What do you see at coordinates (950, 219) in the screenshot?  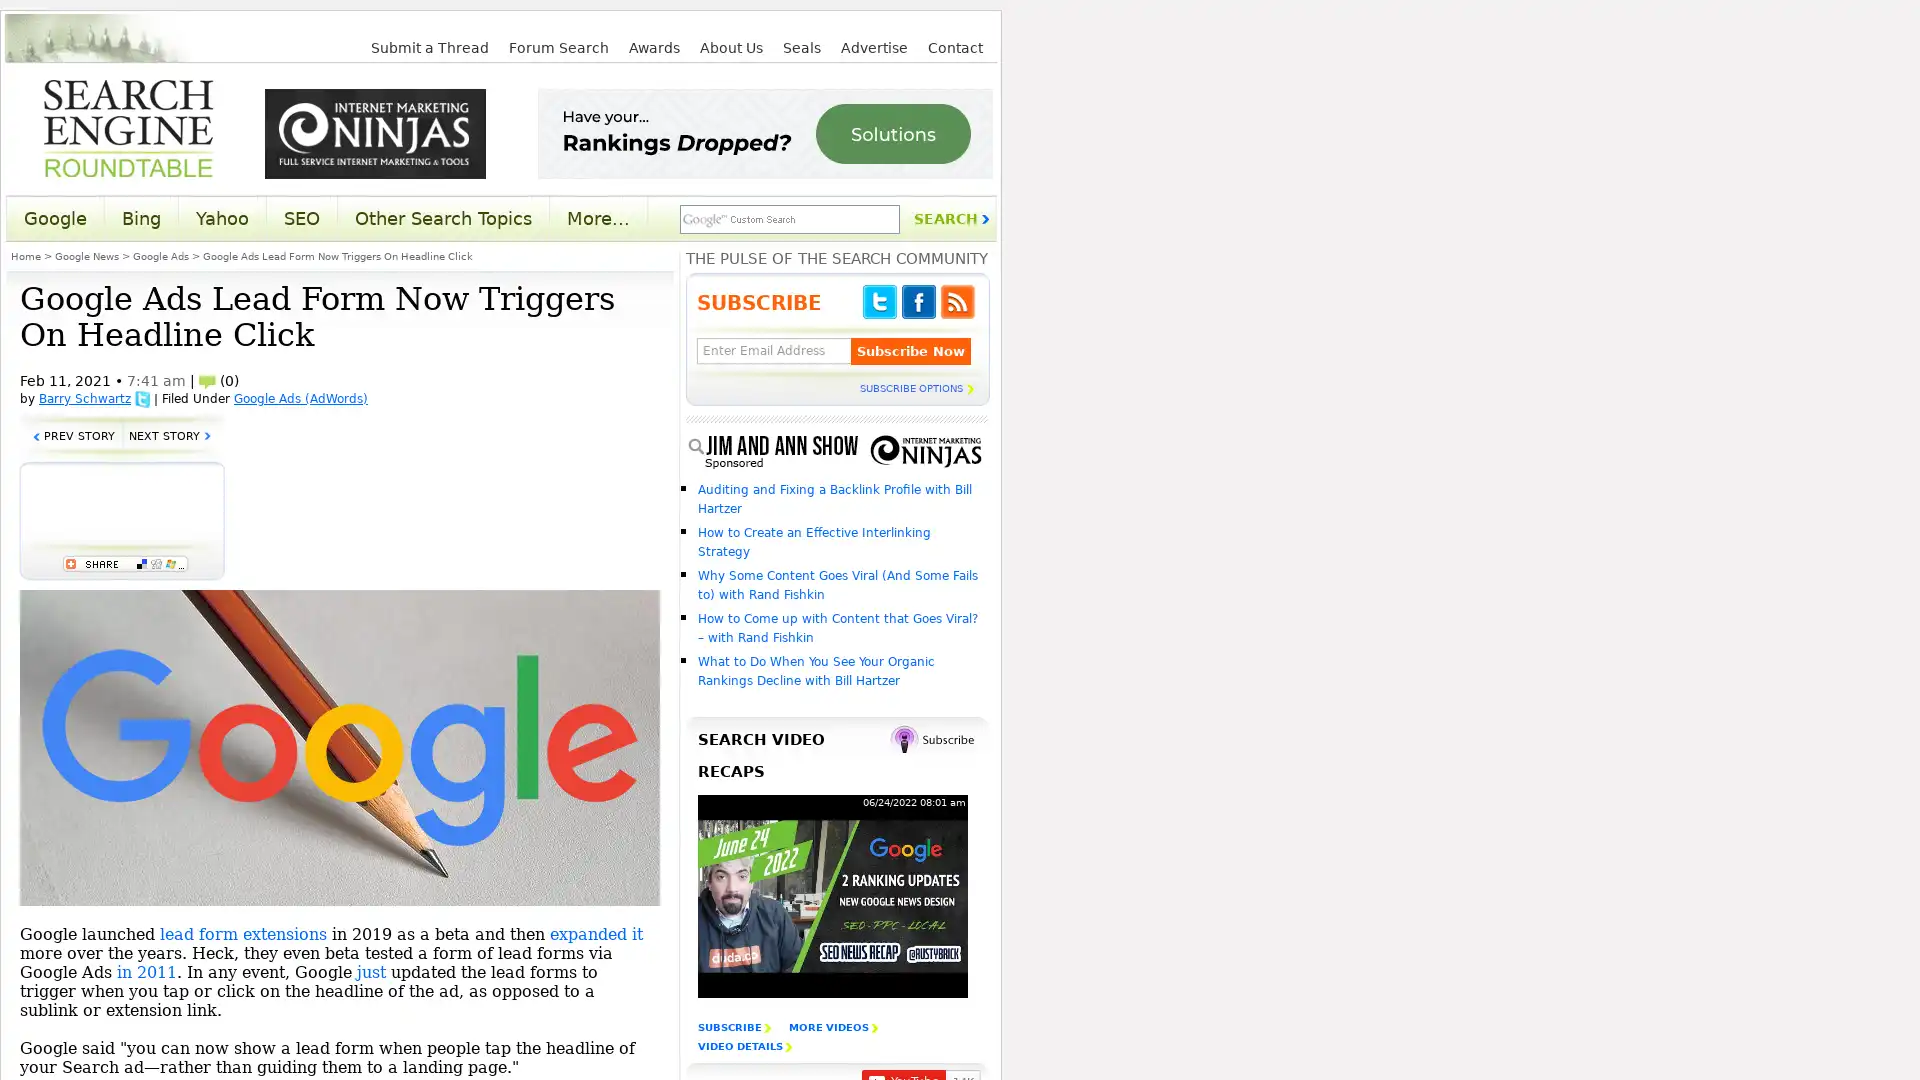 I see `Search` at bounding box center [950, 219].